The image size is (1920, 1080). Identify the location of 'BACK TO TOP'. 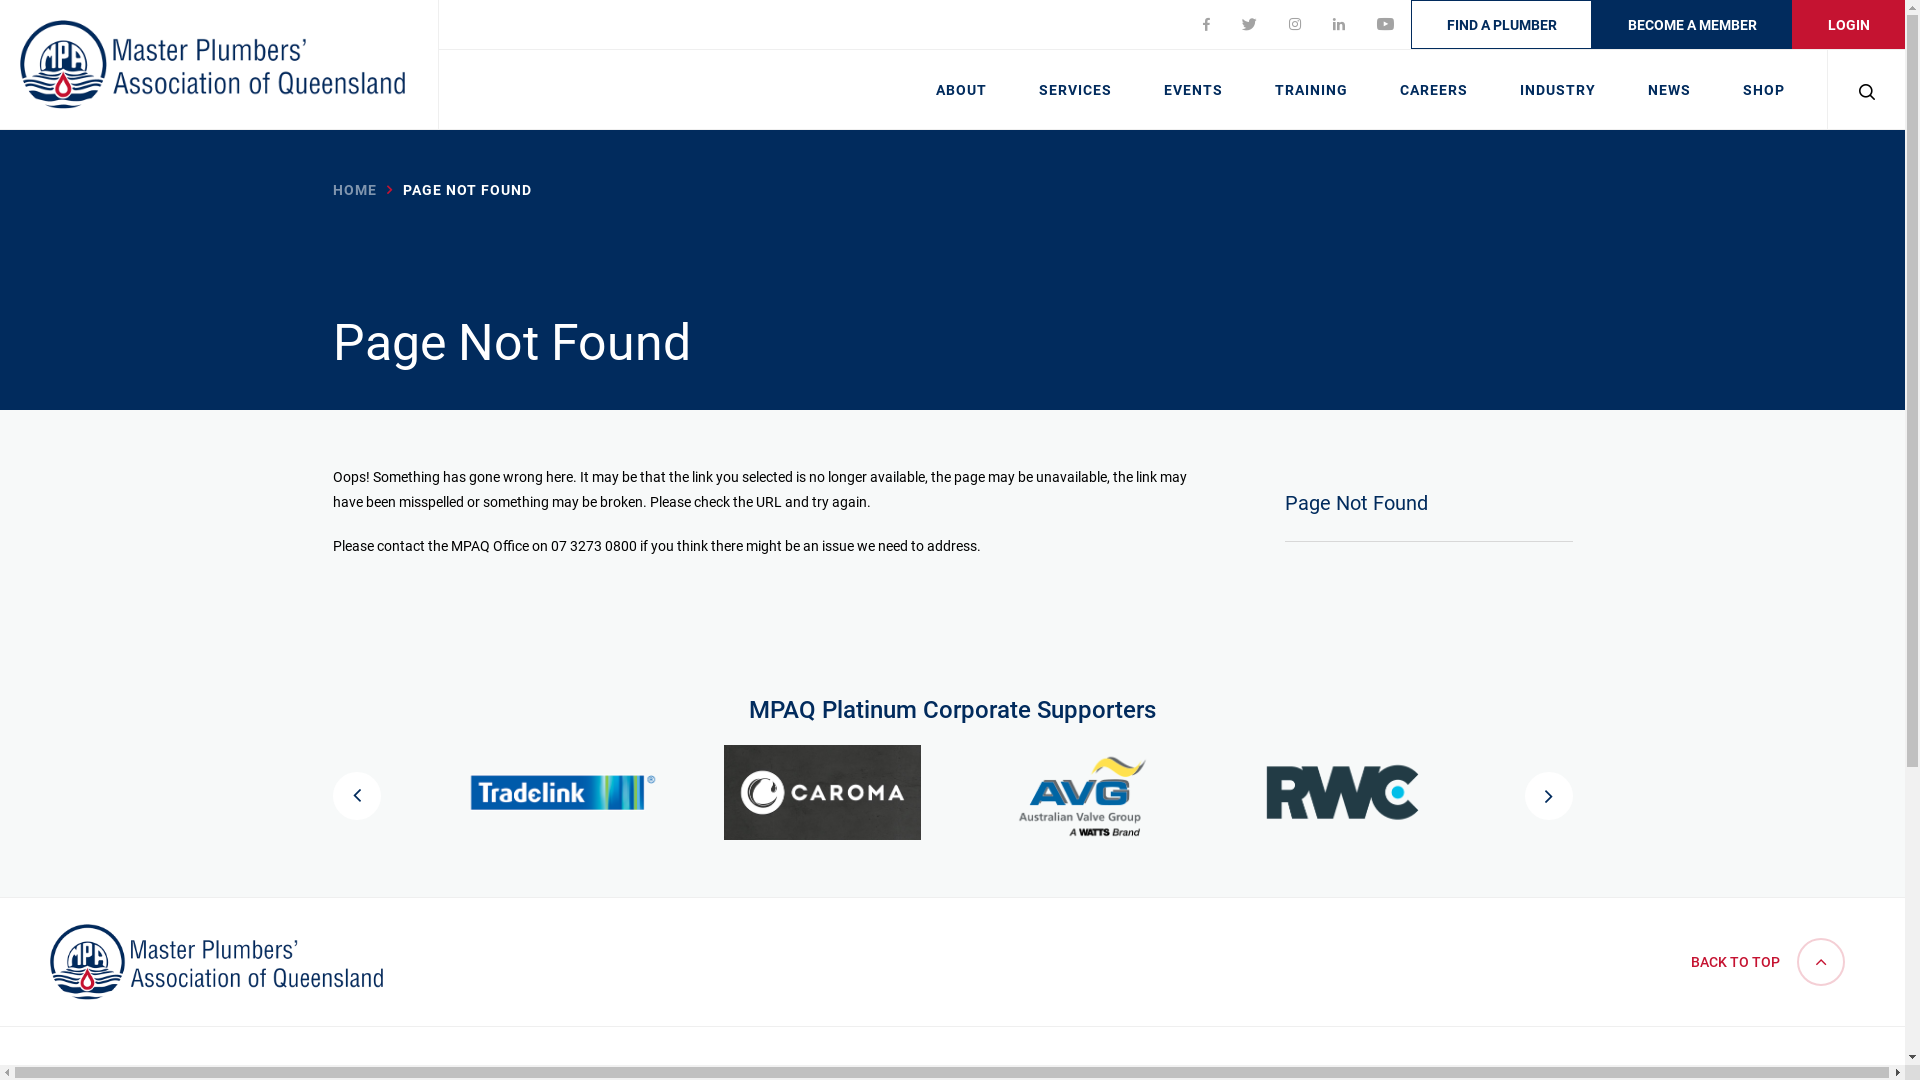
(1680, 960).